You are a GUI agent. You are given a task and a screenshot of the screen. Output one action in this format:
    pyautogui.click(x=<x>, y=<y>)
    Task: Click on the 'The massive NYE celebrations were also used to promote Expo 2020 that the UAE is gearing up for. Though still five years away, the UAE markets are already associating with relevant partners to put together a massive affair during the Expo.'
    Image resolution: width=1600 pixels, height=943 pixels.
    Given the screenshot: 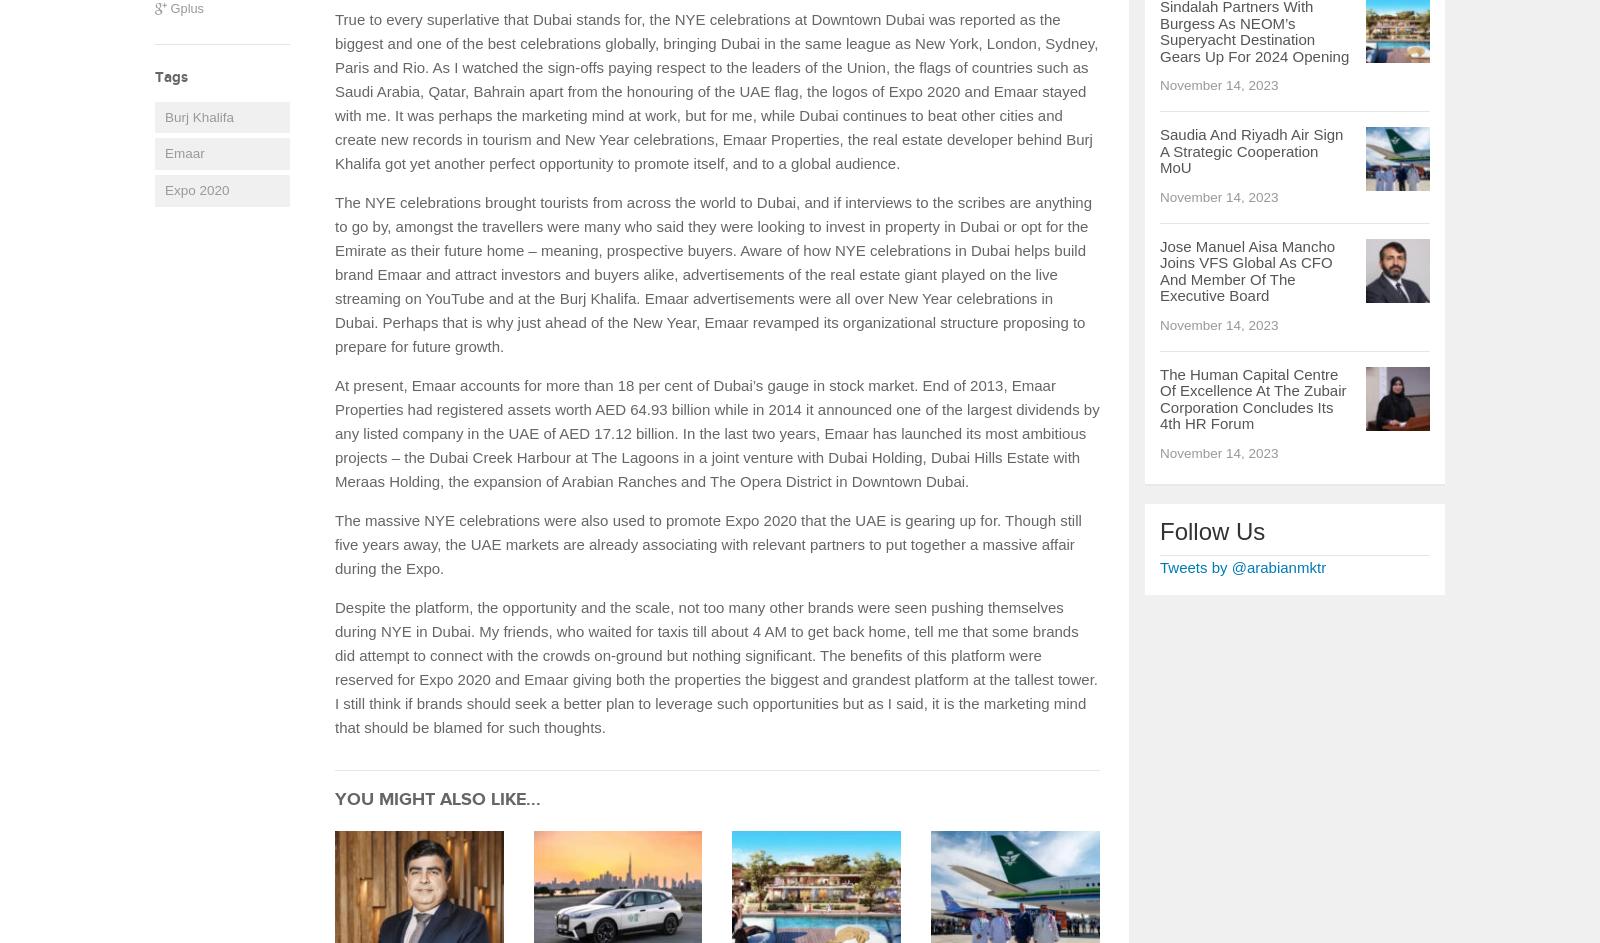 What is the action you would take?
    pyautogui.click(x=708, y=544)
    